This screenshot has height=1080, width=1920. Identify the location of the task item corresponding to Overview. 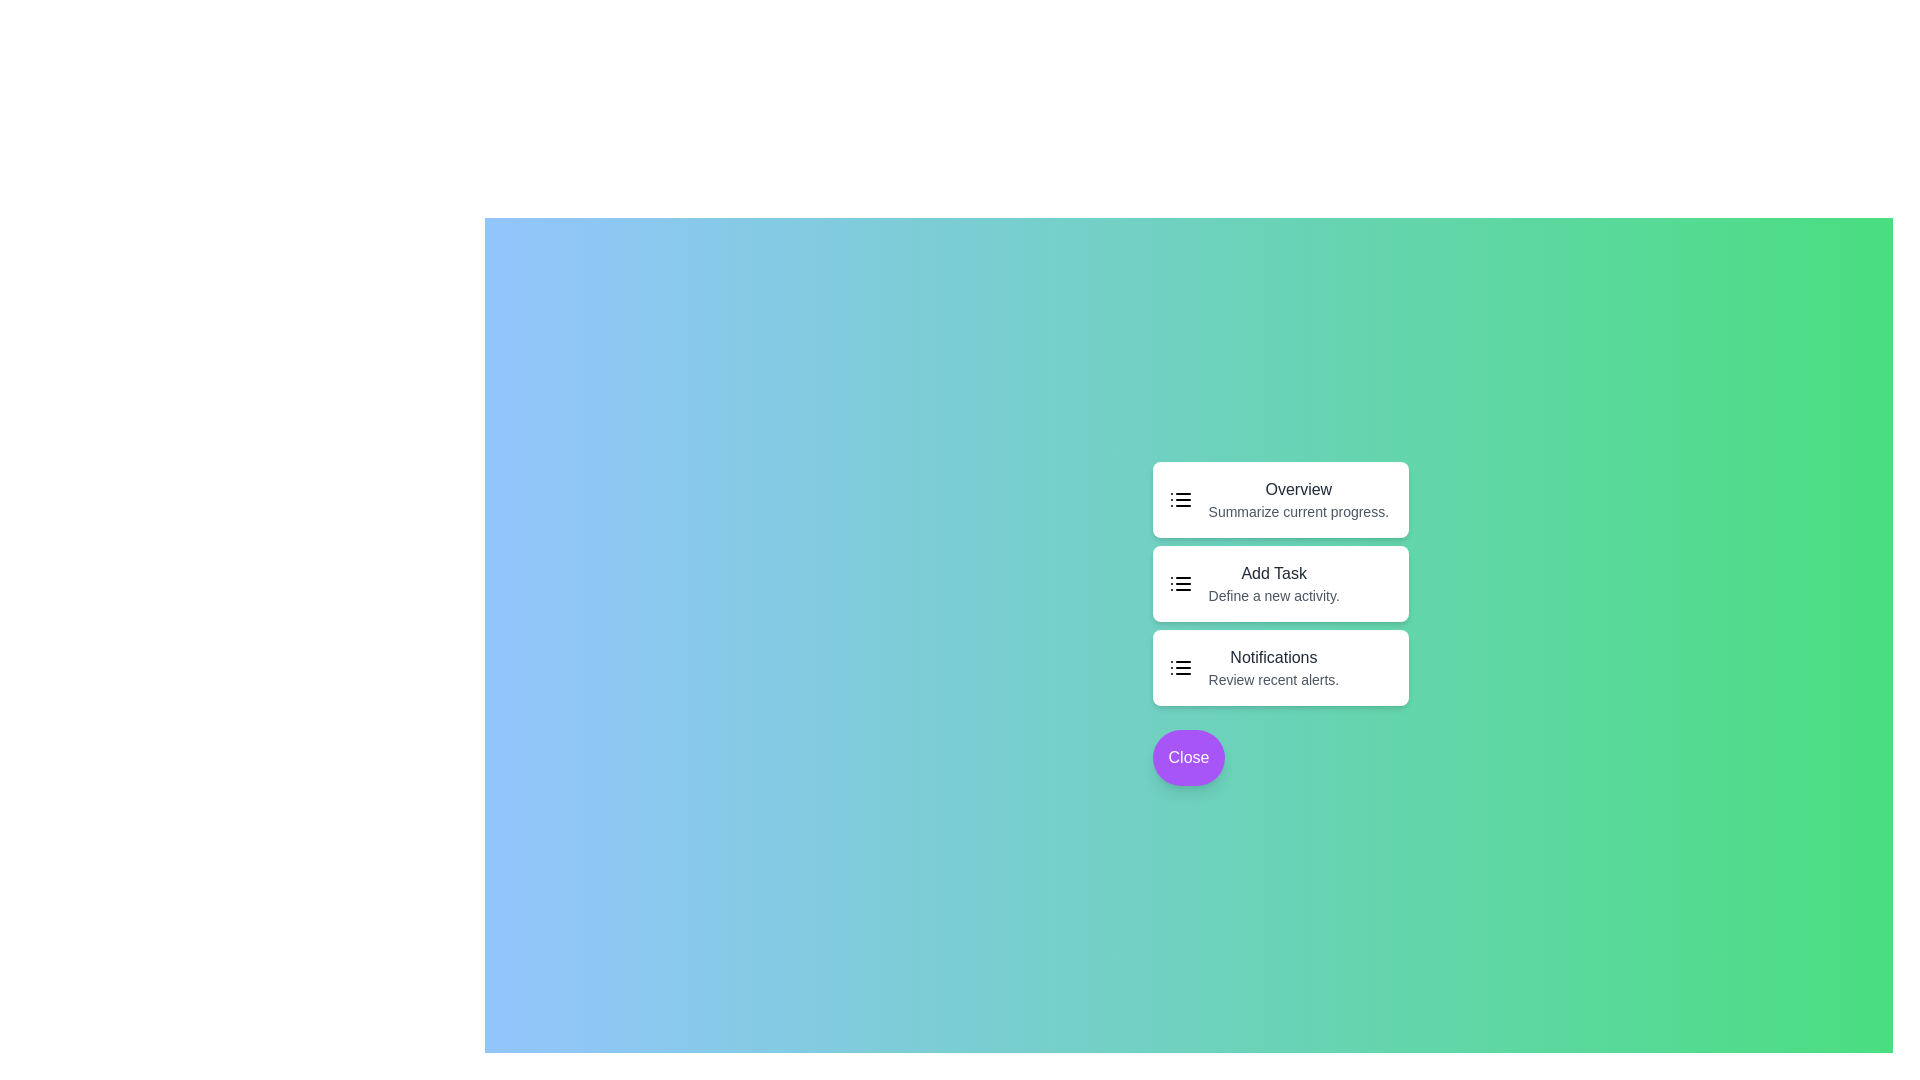
(1280, 499).